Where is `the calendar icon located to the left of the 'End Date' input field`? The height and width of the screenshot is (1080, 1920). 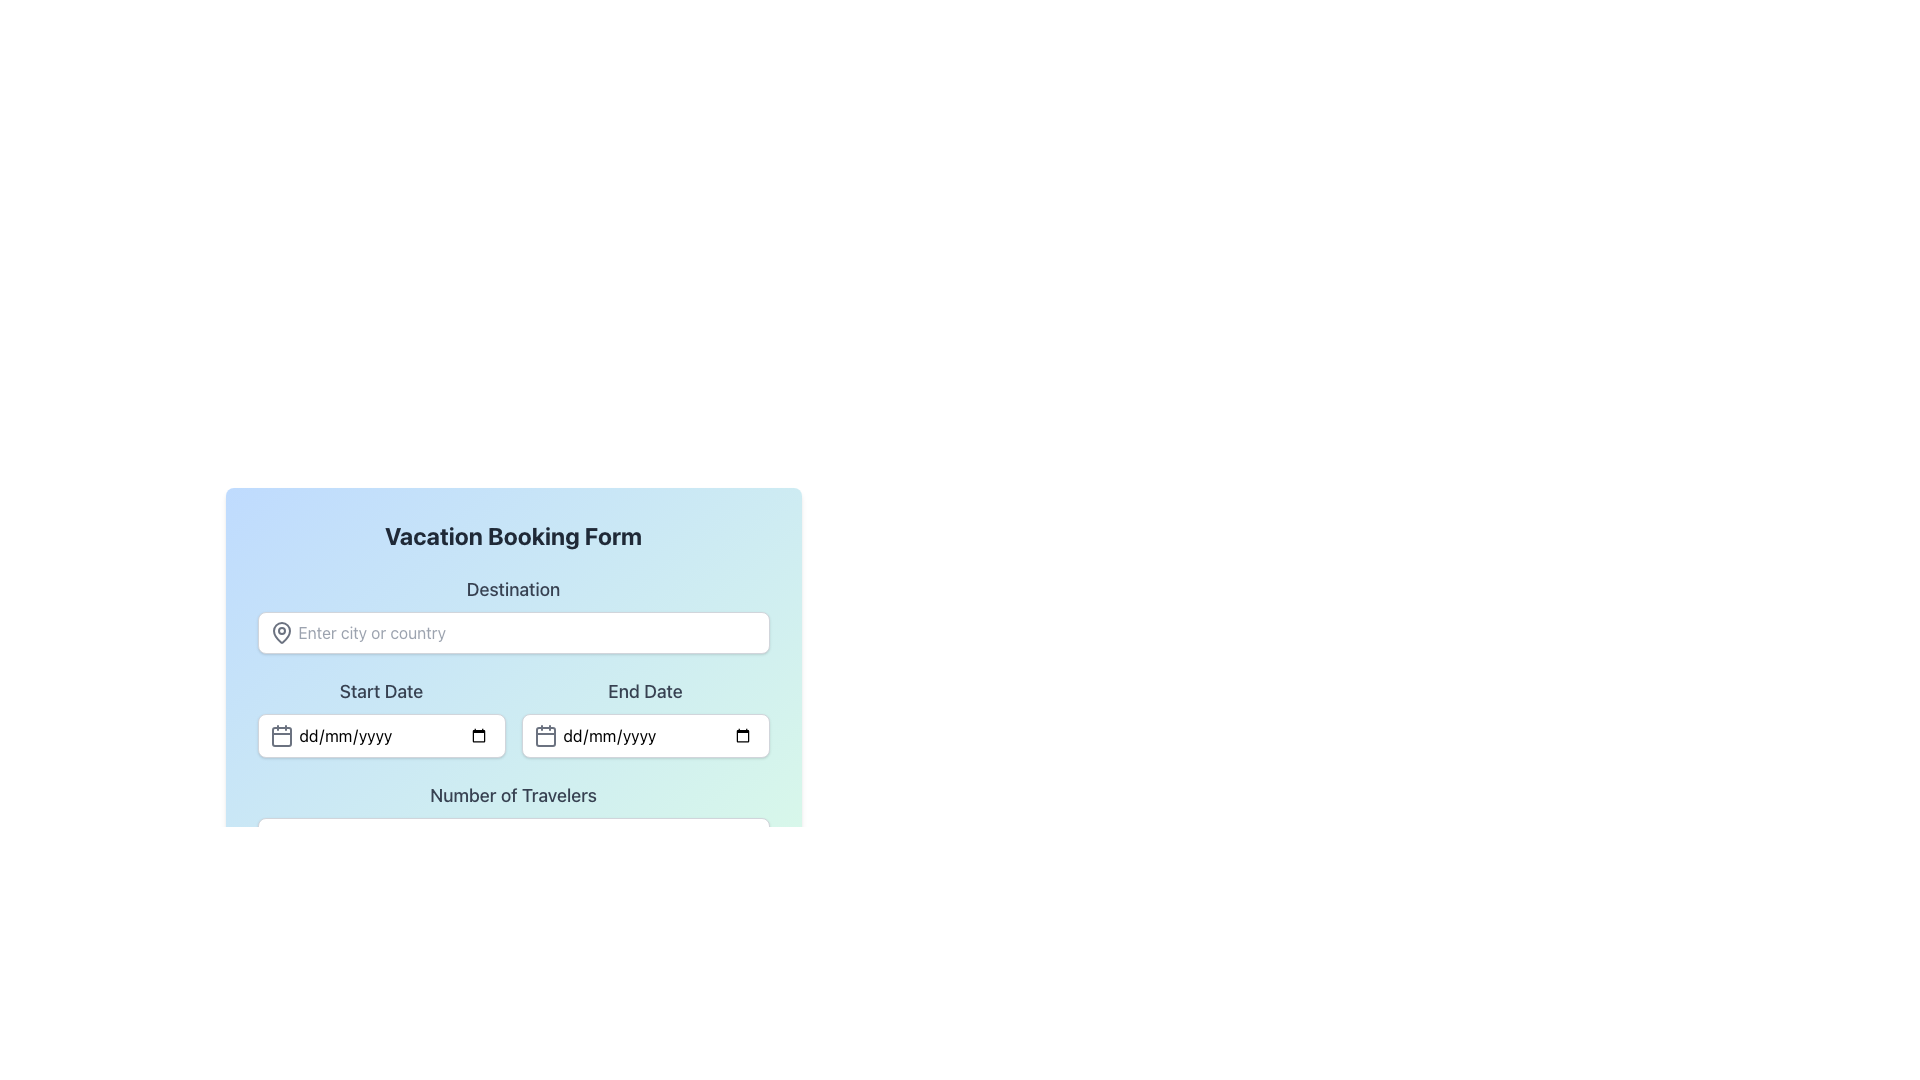 the calendar icon located to the left of the 'End Date' input field is located at coordinates (545, 736).